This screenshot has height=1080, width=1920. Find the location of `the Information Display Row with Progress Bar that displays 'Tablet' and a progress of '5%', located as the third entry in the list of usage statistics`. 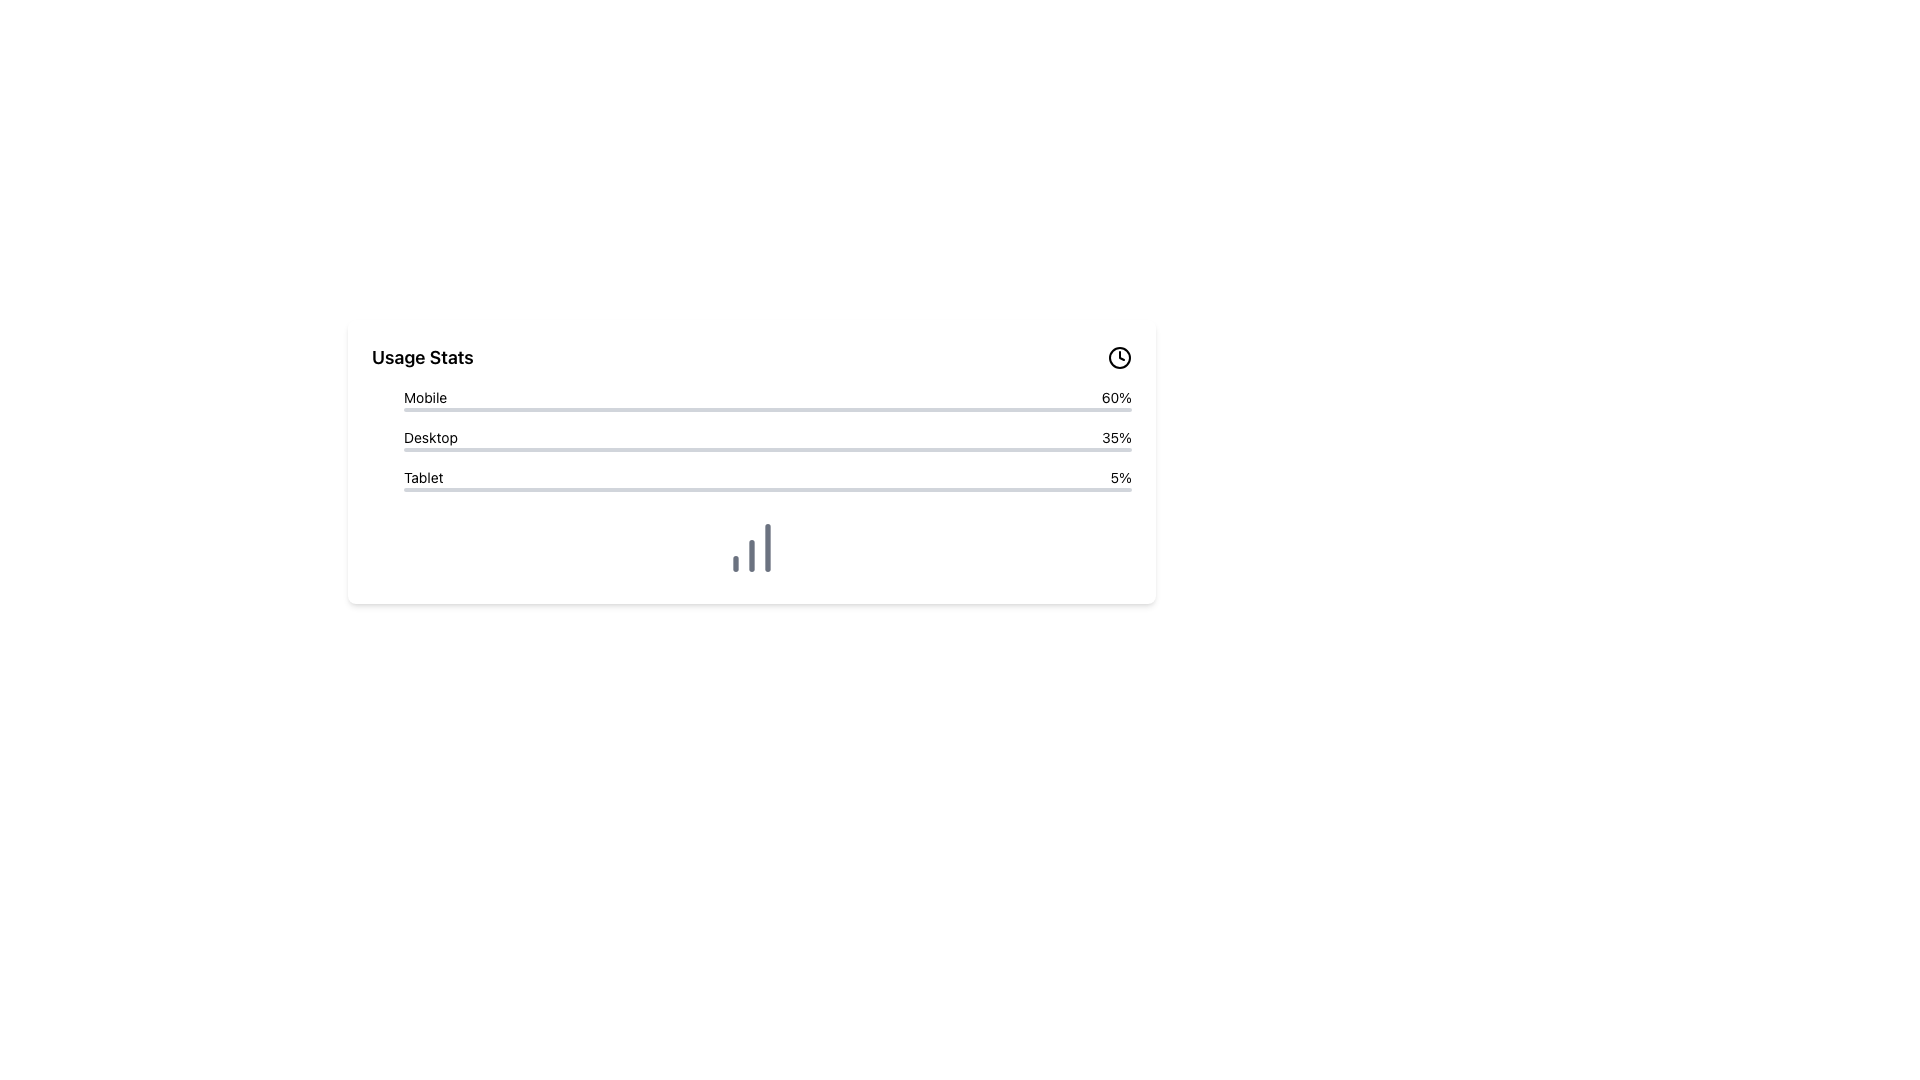

the Information Display Row with Progress Bar that displays 'Tablet' and a progress of '5%', located as the third entry in the list of usage statistics is located at coordinates (751, 479).